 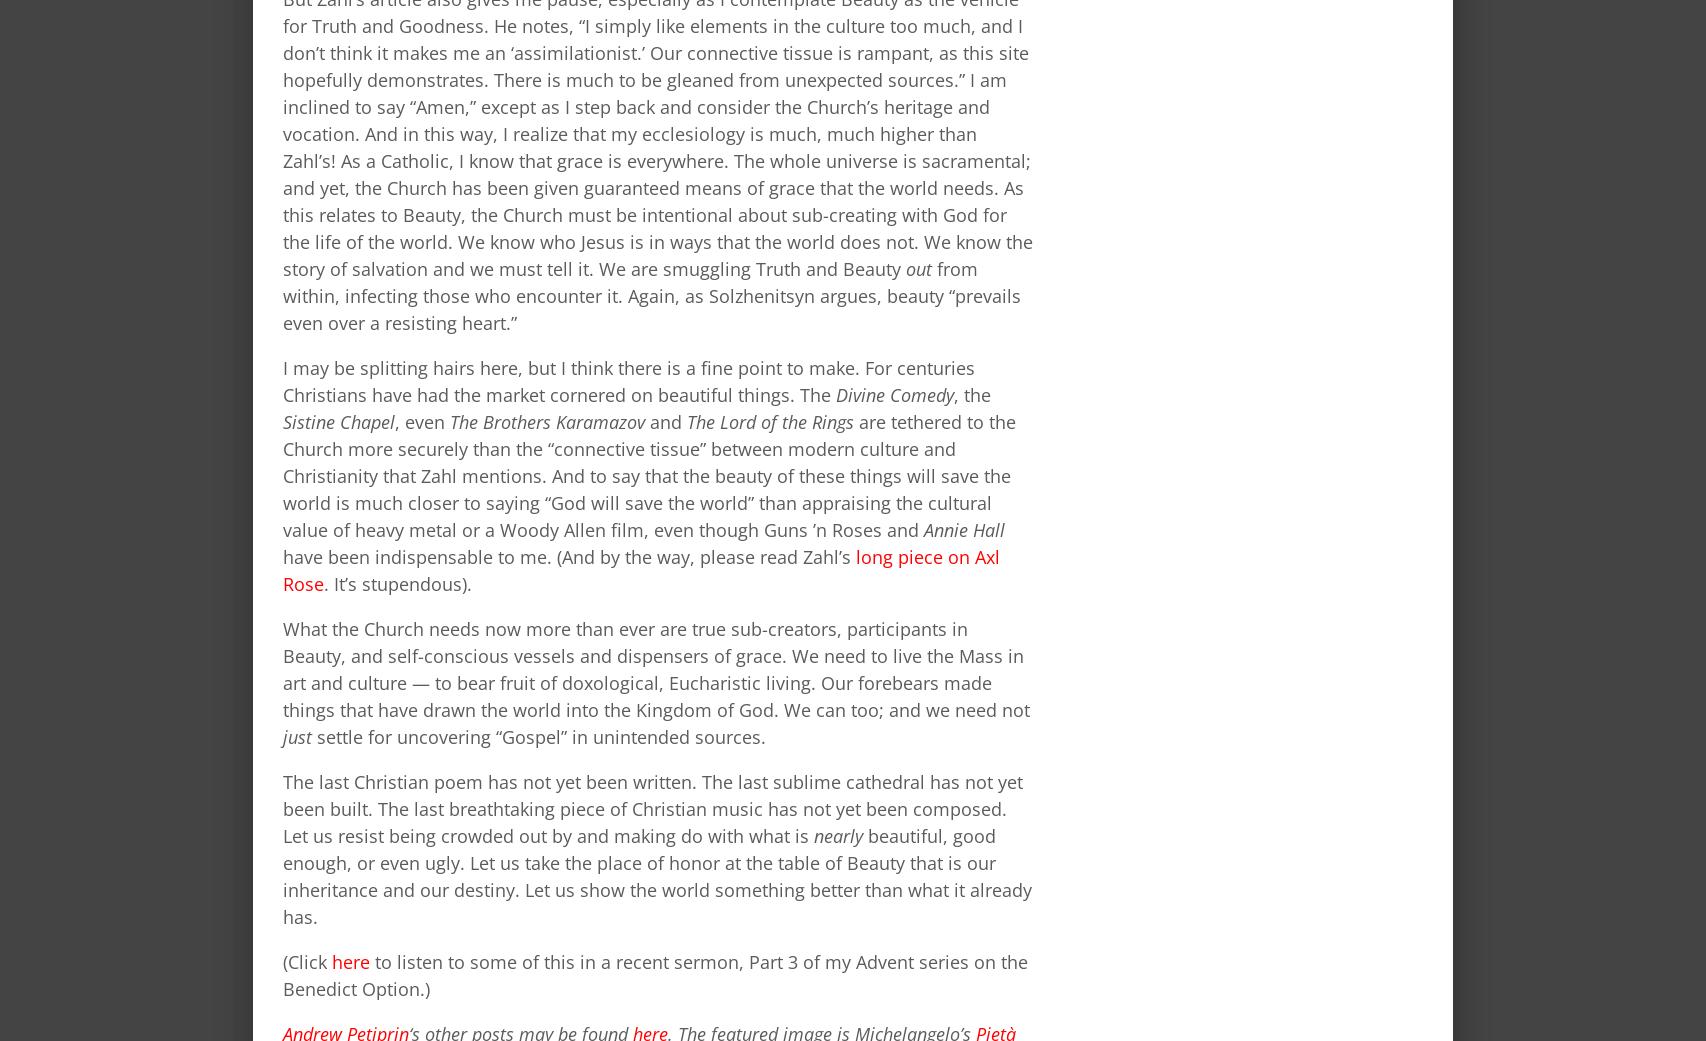 What do you see at coordinates (463, 419) in the screenshot?
I see `'The'` at bounding box center [463, 419].